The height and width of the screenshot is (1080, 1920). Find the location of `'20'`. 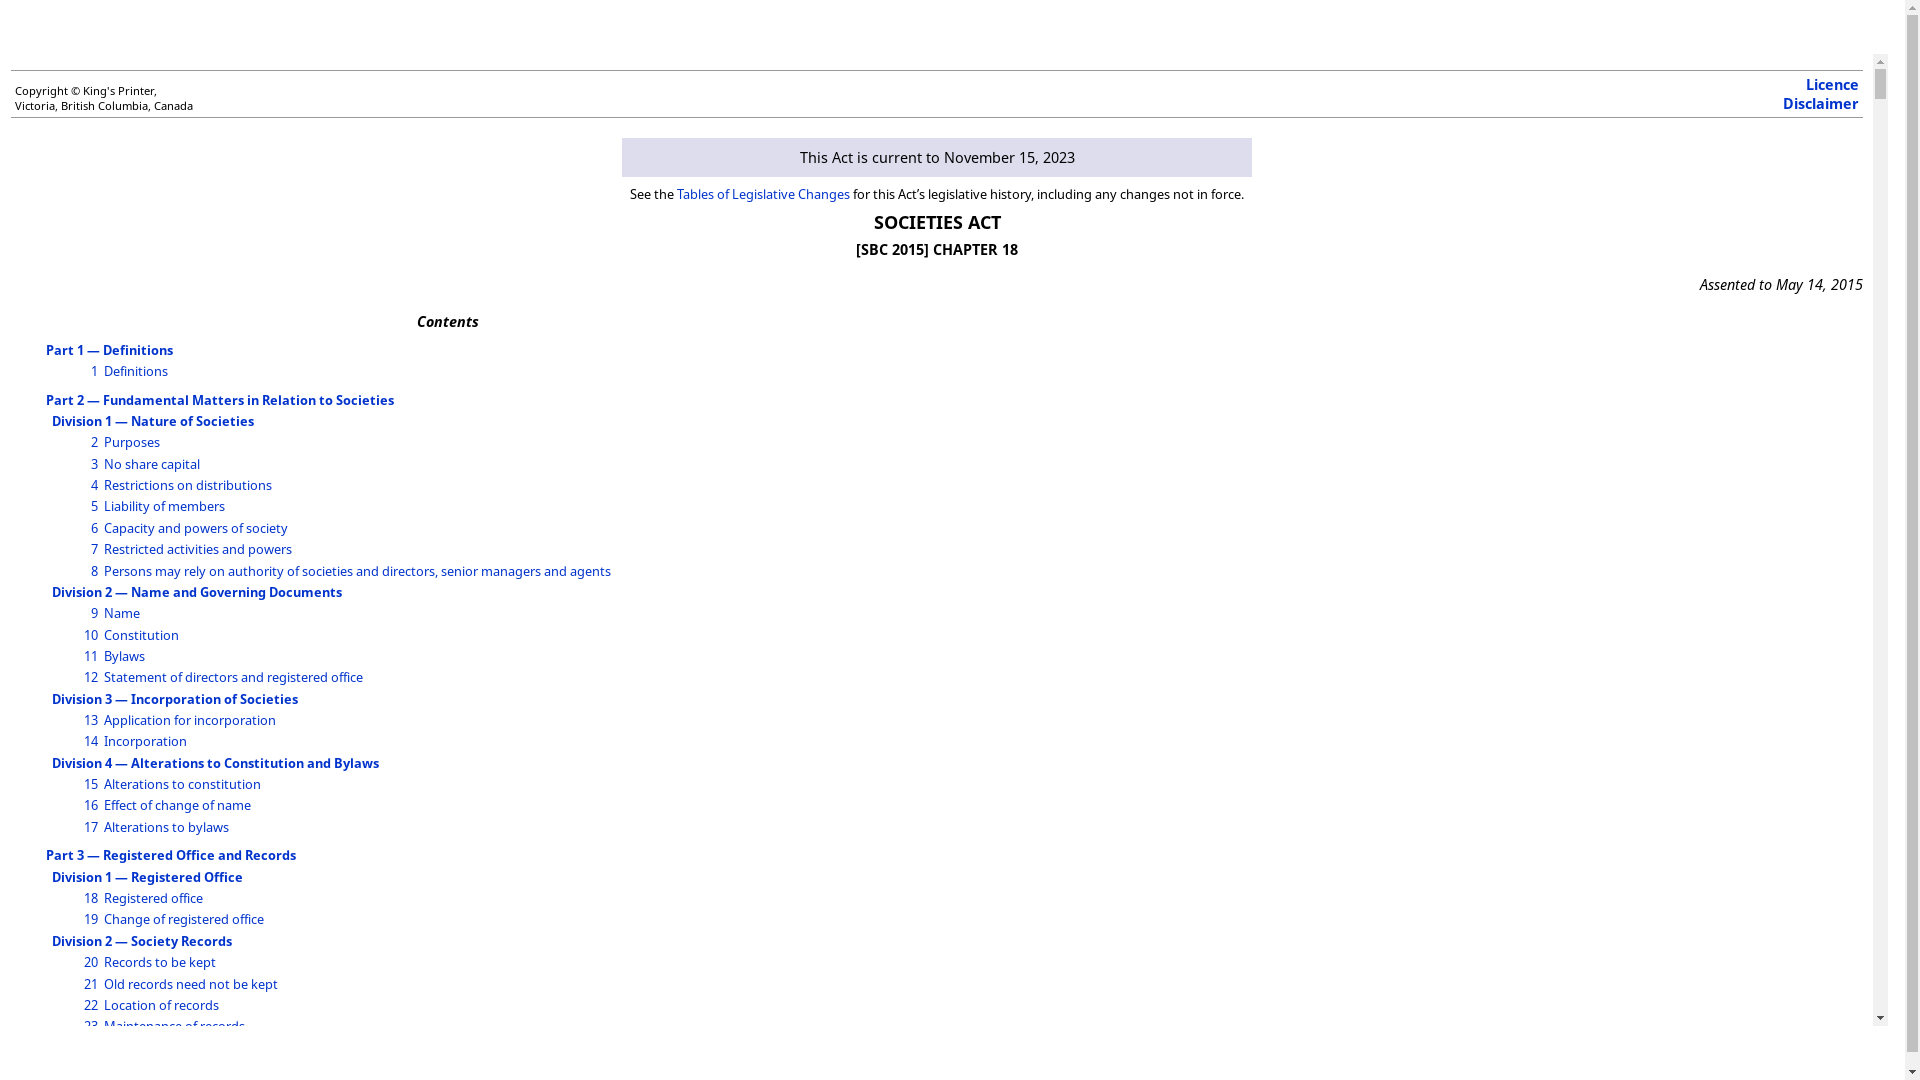

'20' is located at coordinates (90, 960).